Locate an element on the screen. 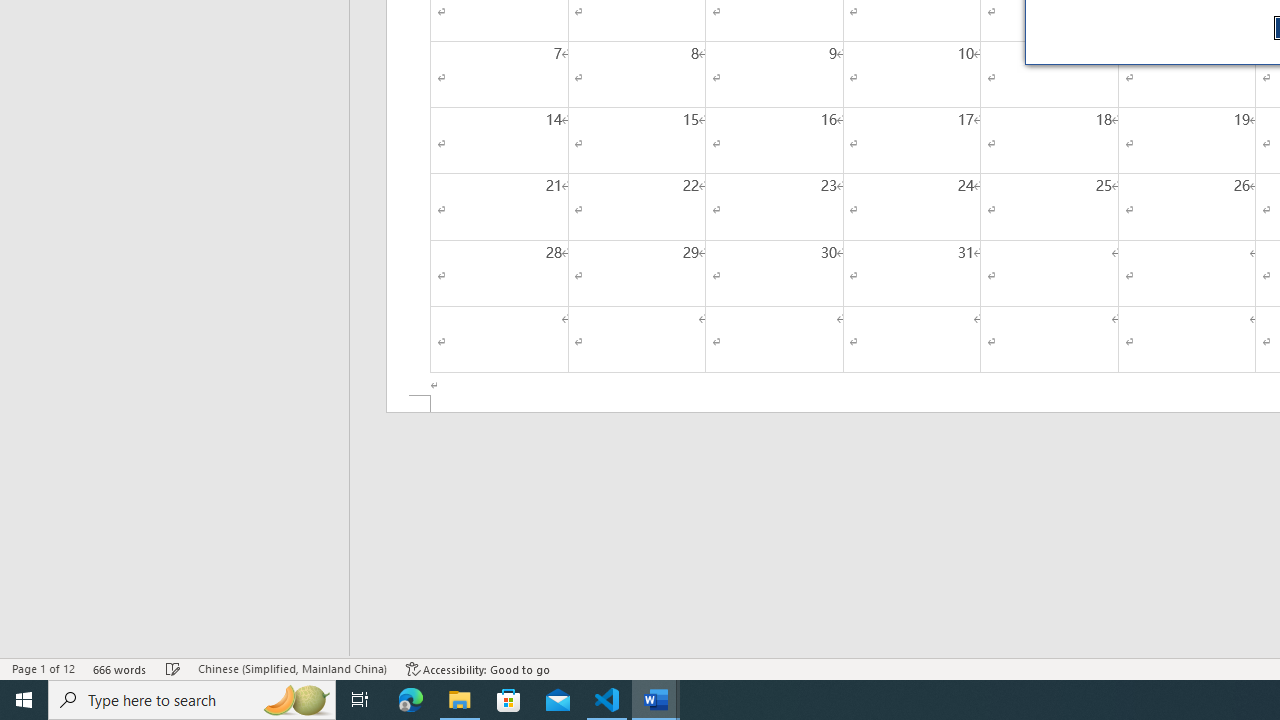  'Visual Studio Code - 1 running window' is located at coordinates (606, 698).